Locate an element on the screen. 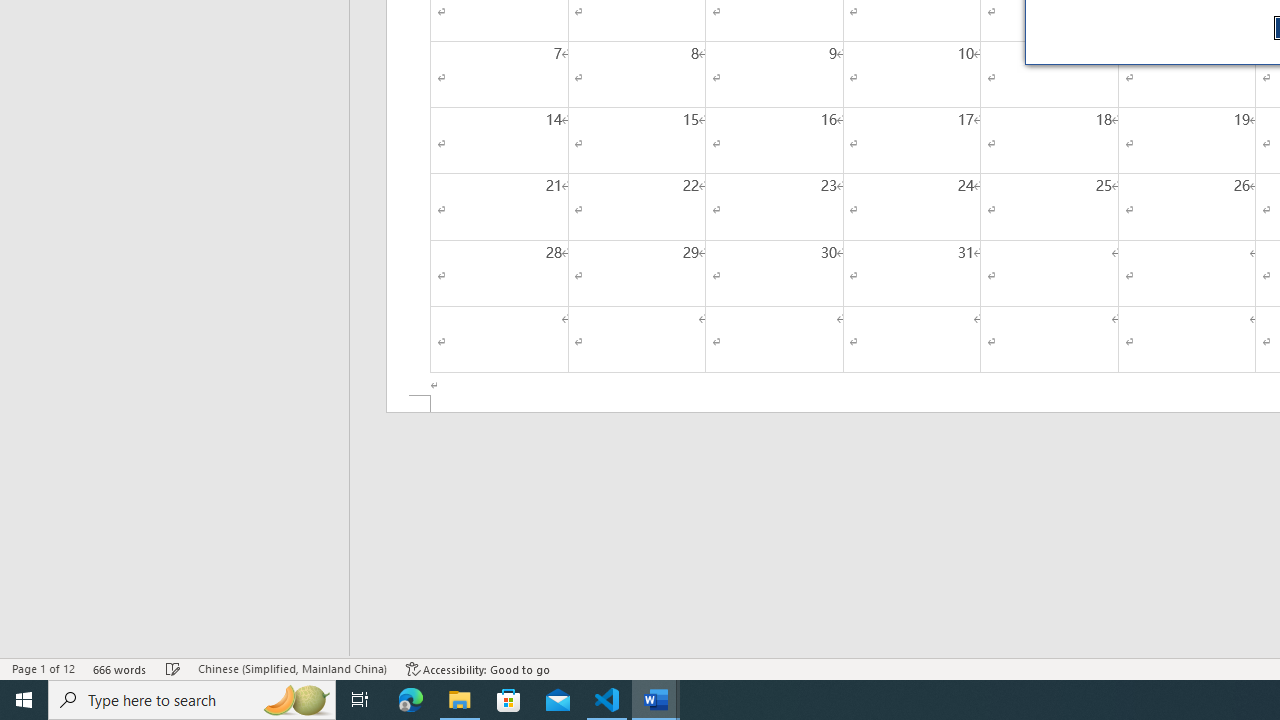  'Visual Studio Code - 1 running window' is located at coordinates (606, 698).